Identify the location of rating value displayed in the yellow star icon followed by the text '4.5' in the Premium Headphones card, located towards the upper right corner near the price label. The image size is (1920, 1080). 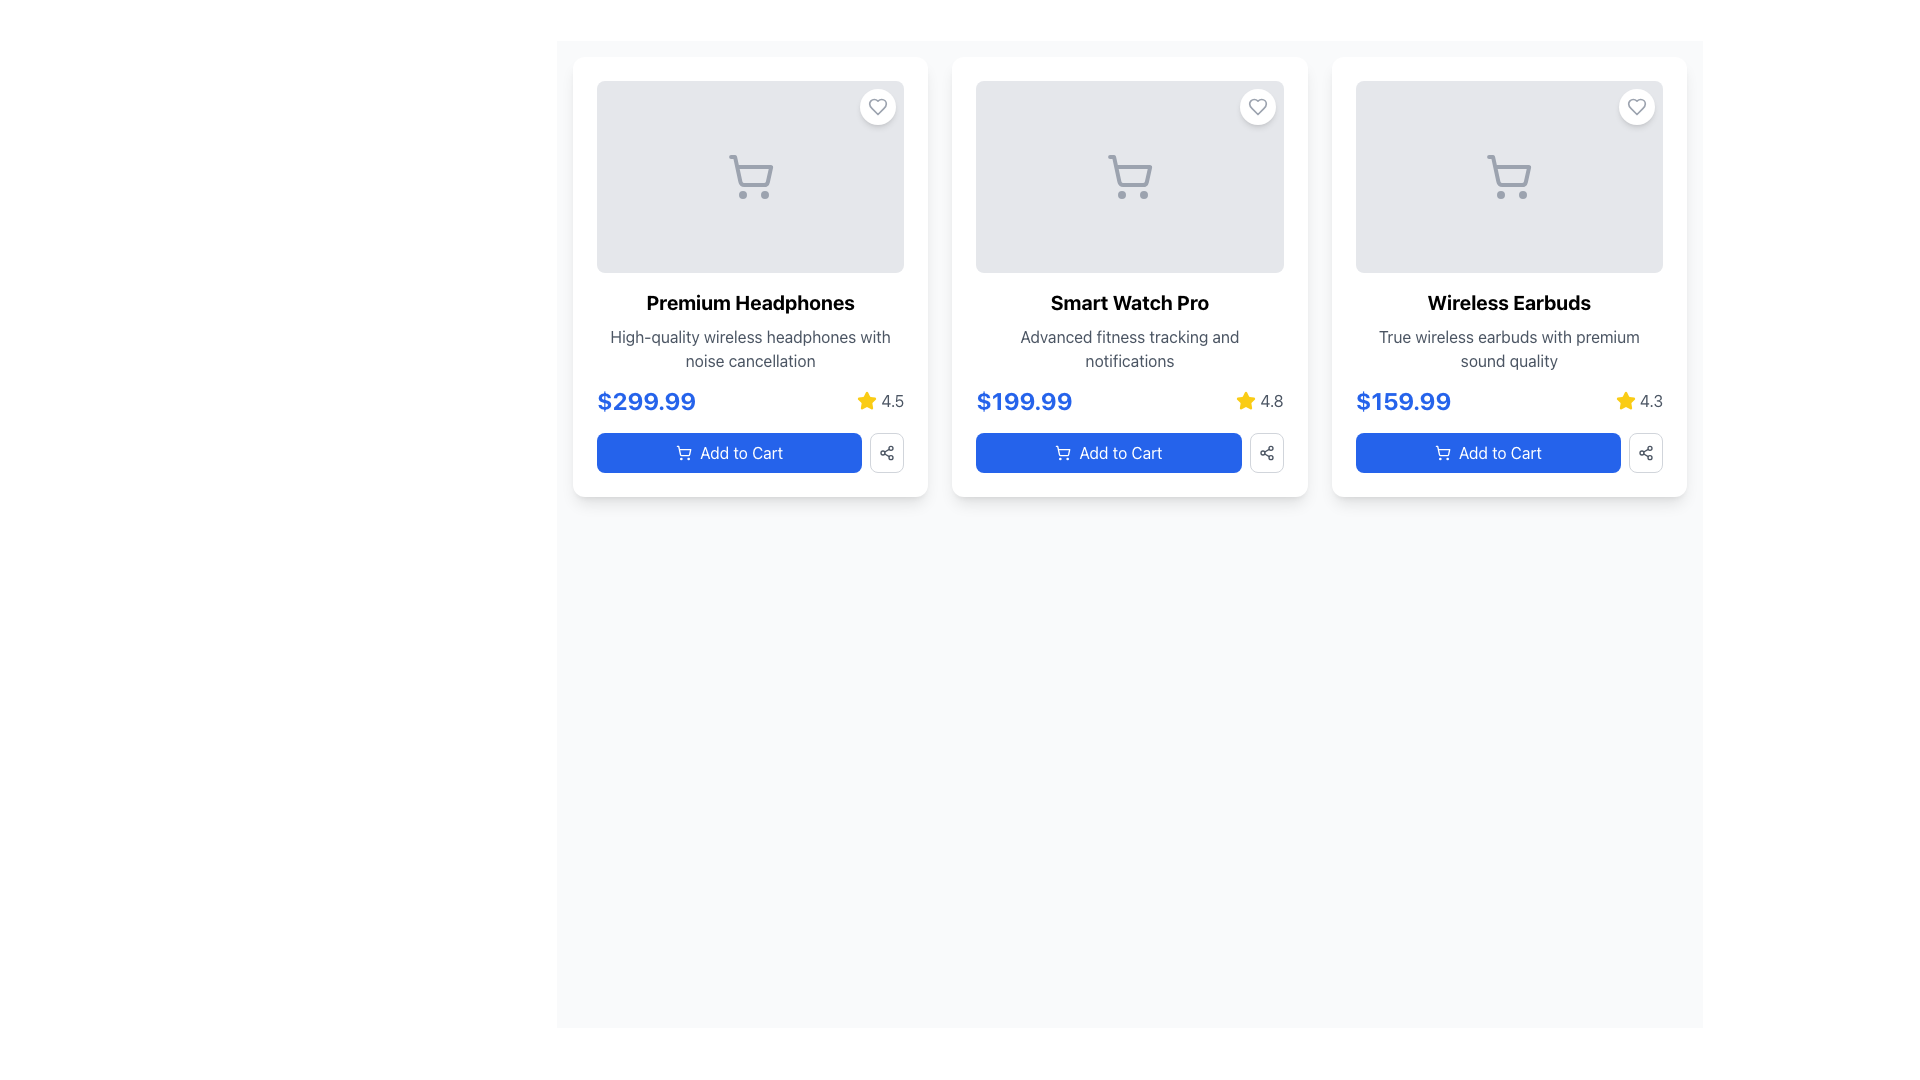
(880, 401).